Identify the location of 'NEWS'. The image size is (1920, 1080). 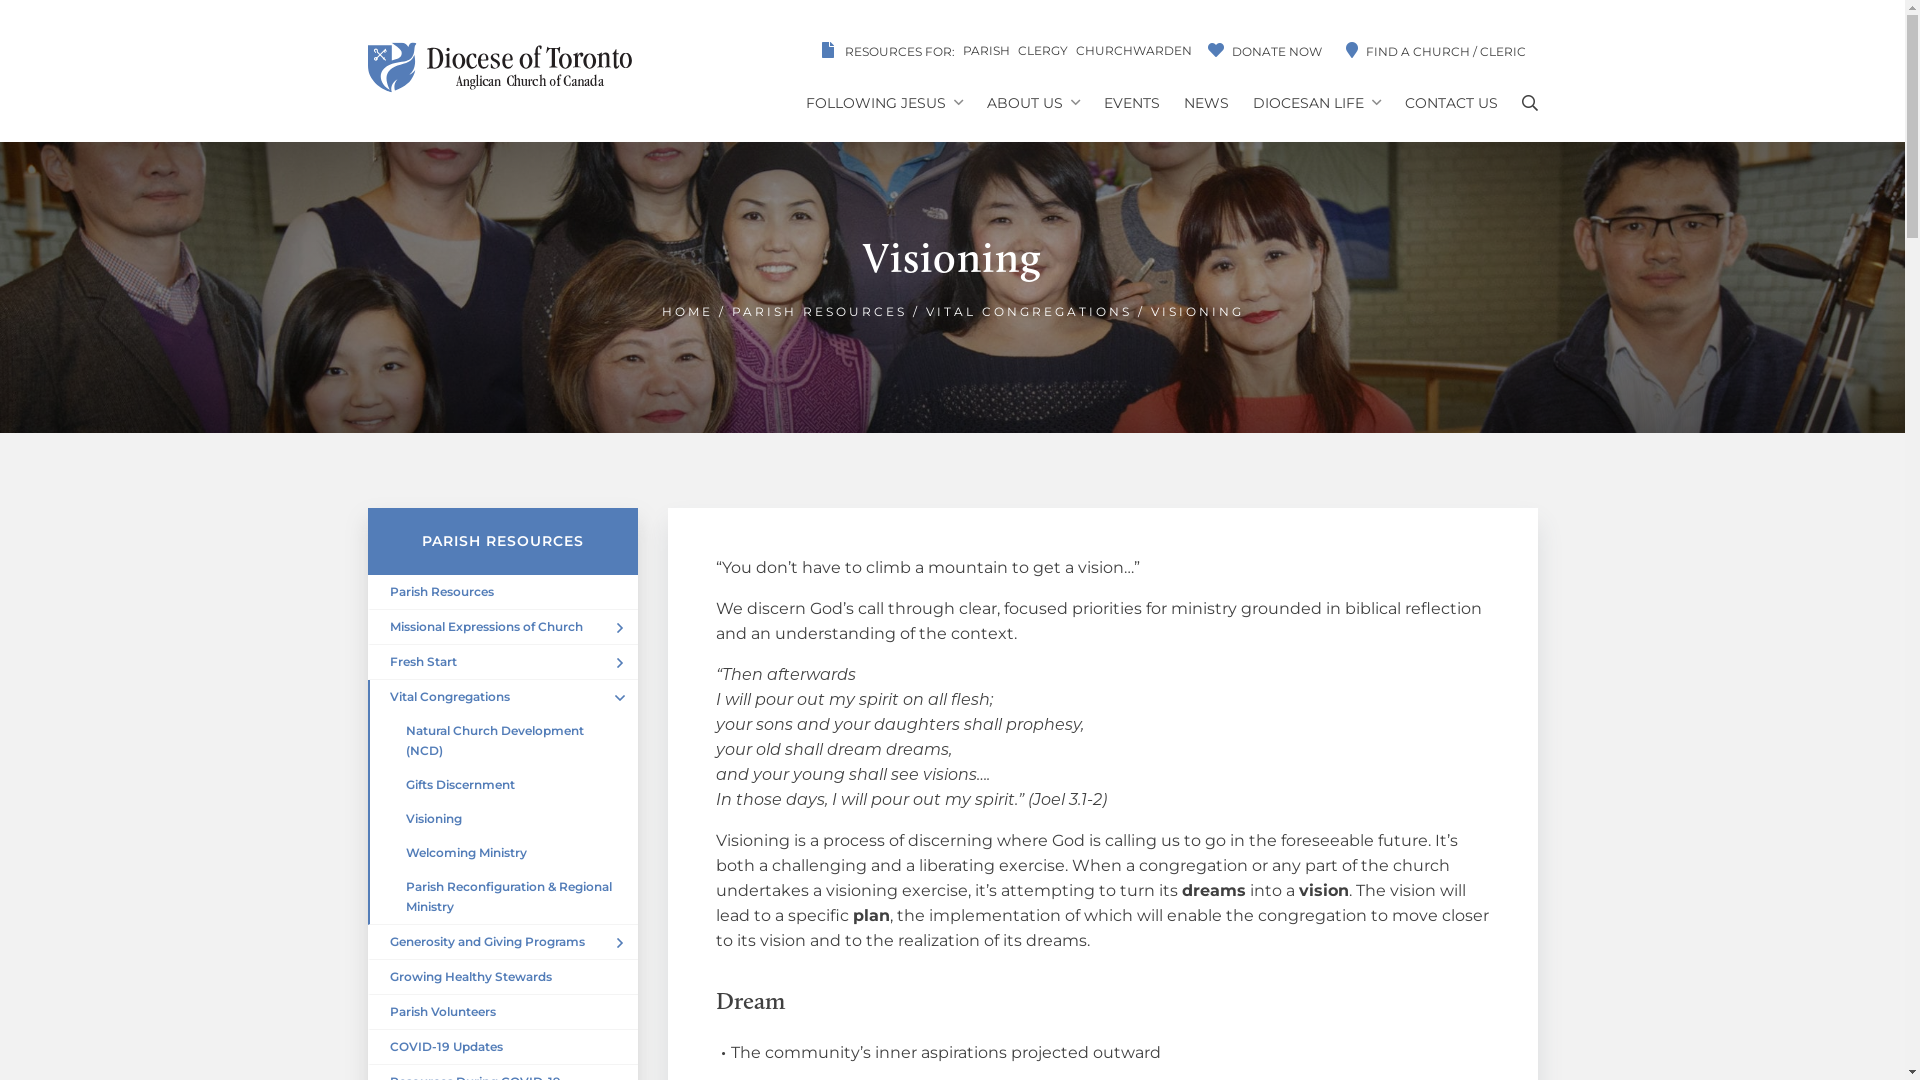
(1171, 103).